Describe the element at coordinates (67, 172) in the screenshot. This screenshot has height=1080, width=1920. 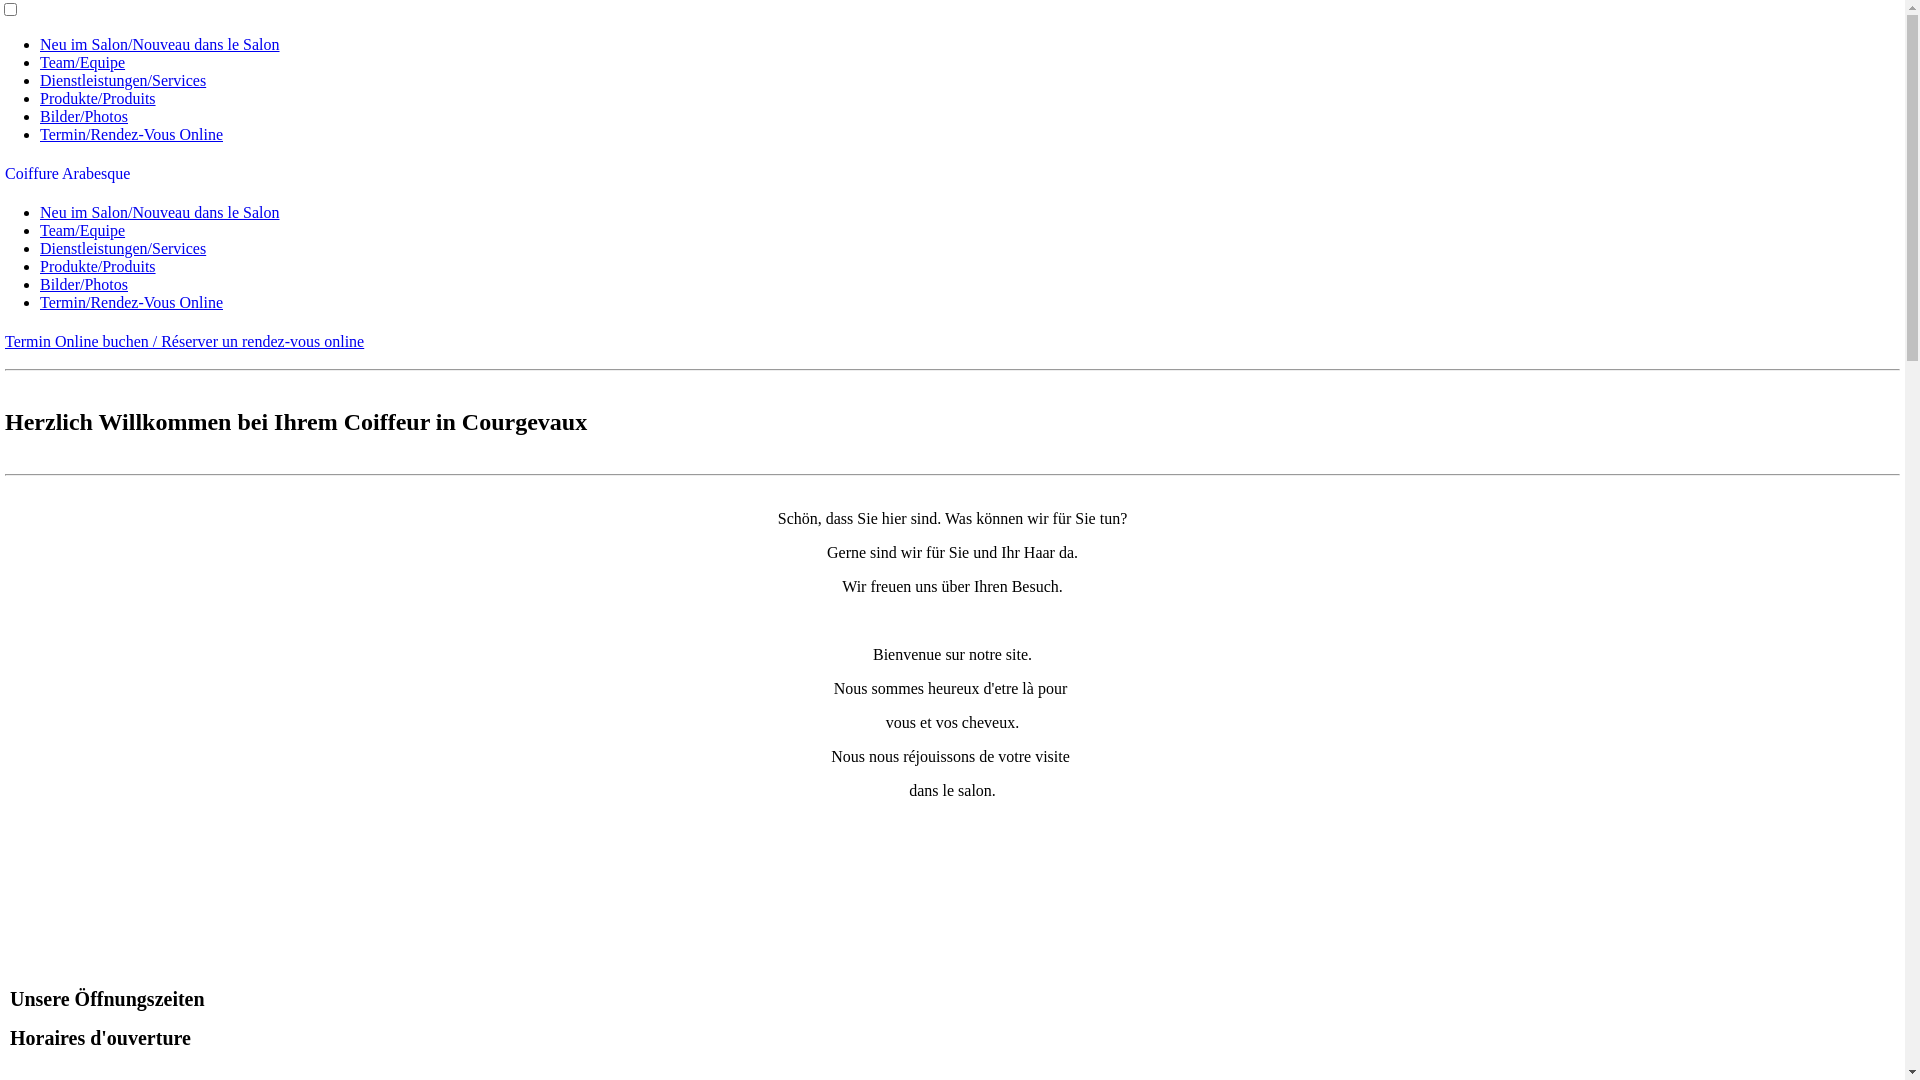
I see `'Coiffure Arabesque'` at that location.